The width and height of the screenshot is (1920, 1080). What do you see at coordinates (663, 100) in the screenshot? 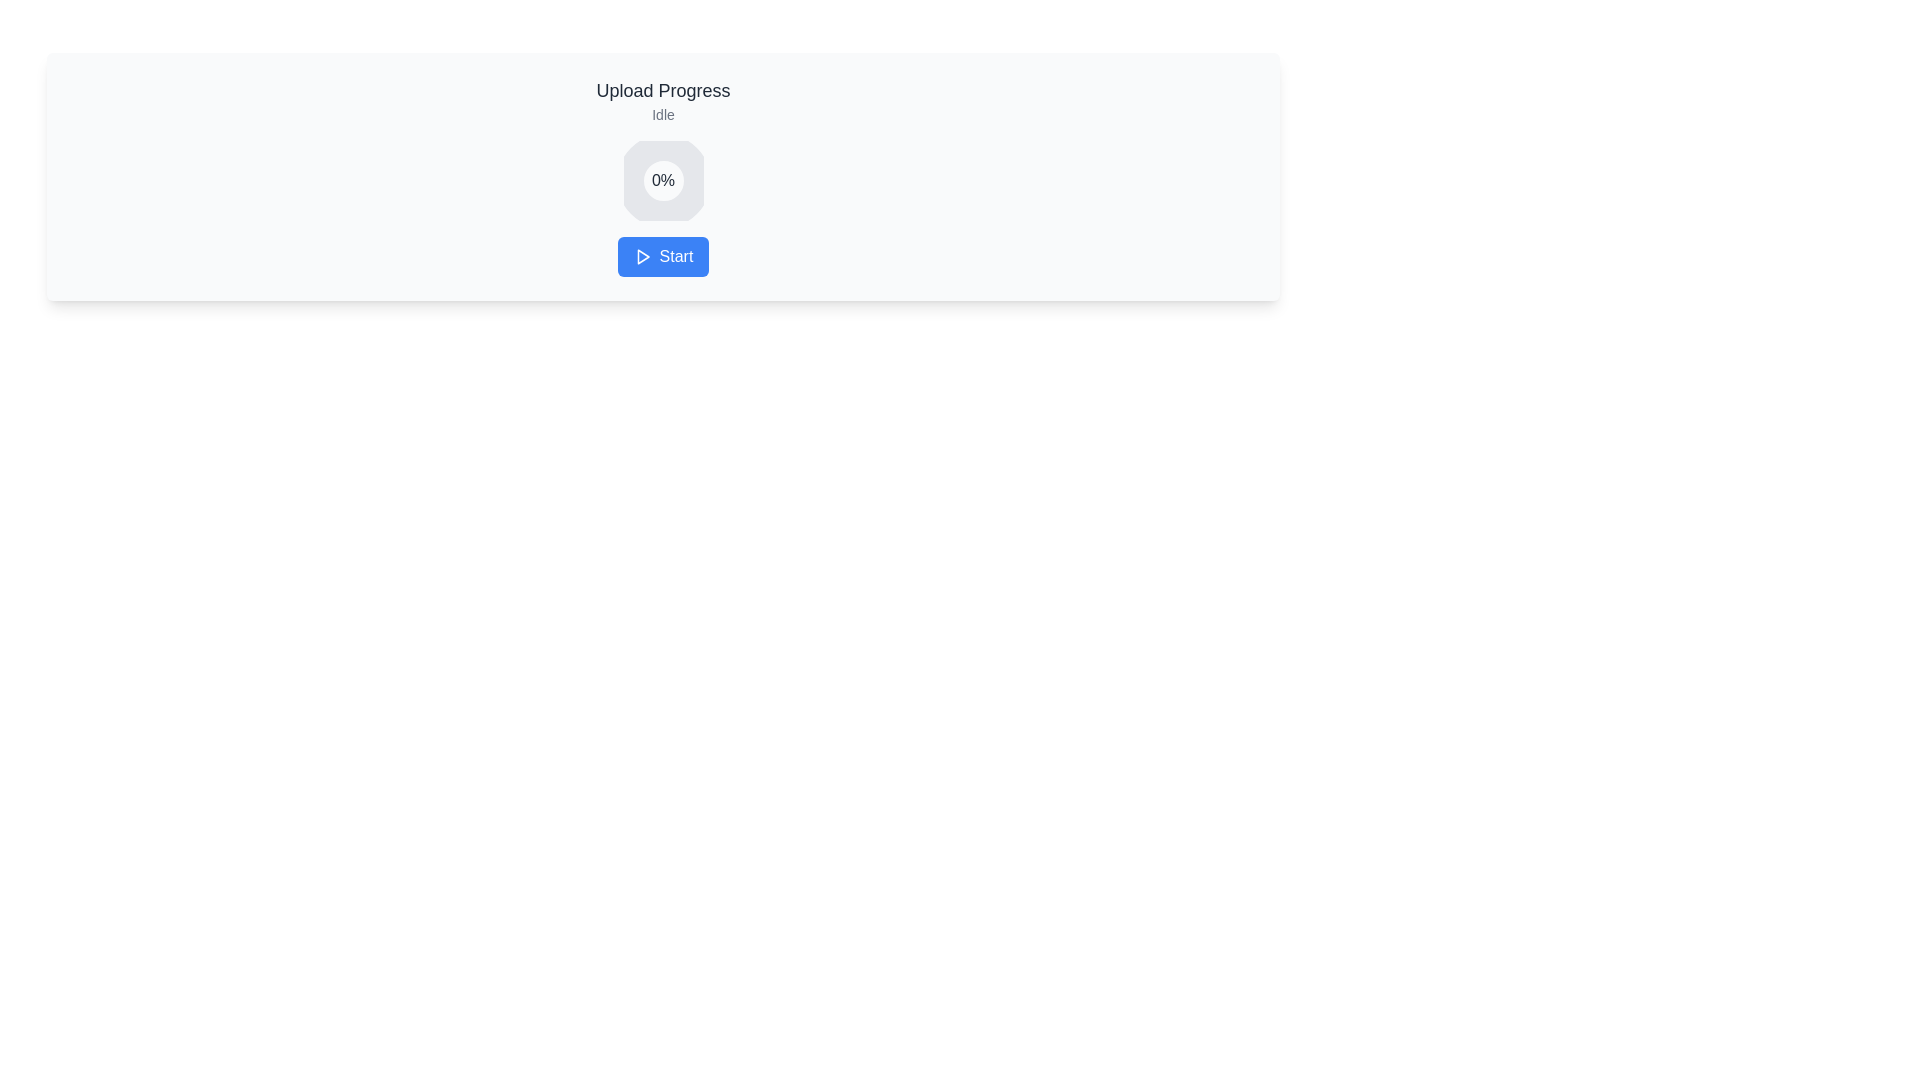
I see `the 'Upload Progress' text block, which contains the heading in a larger font and the smaller text 'Idle' underneath, located at the top of the content area` at bounding box center [663, 100].